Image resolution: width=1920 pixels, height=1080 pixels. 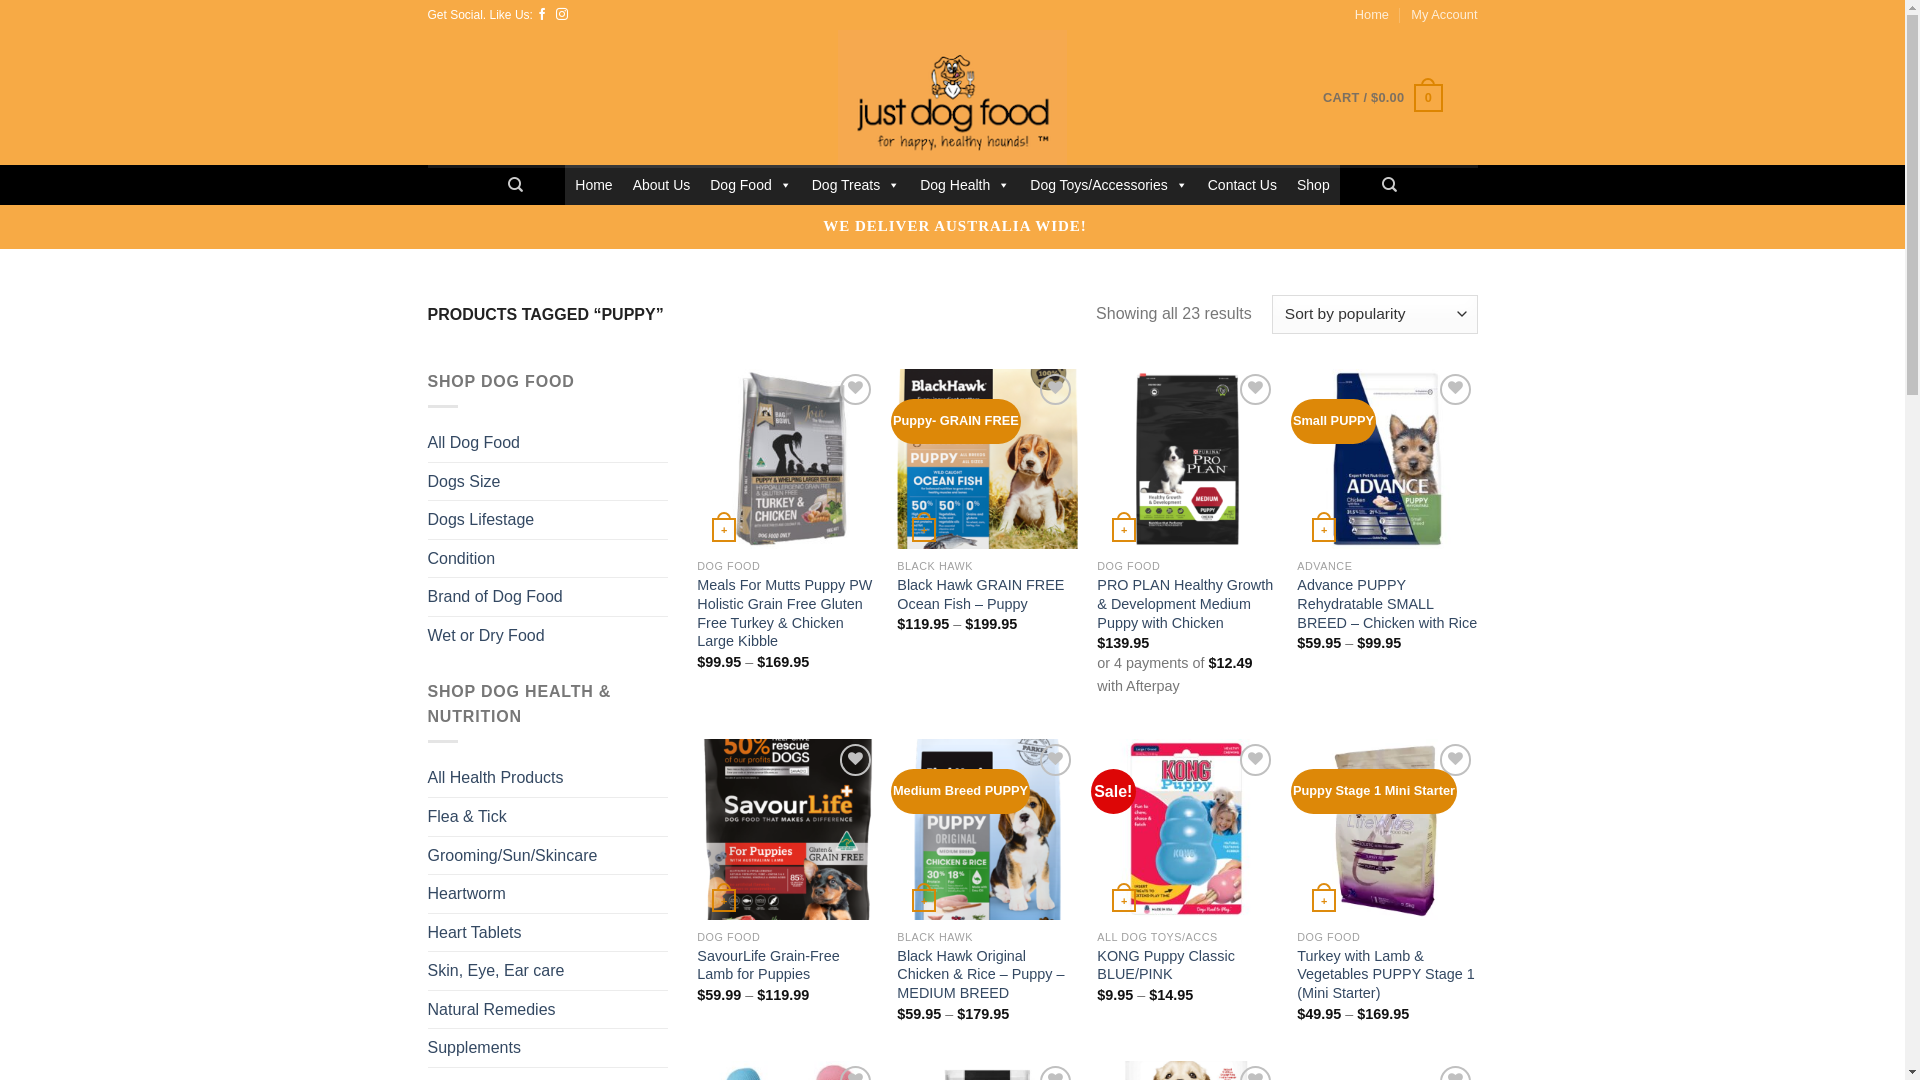 What do you see at coordinates (1386, 974) in the screenshot?
I see `'Turkey with Lamb & Vegetables PUPPY Stage 1 (Mini Starter)'` at bounding box center [1386, 974].